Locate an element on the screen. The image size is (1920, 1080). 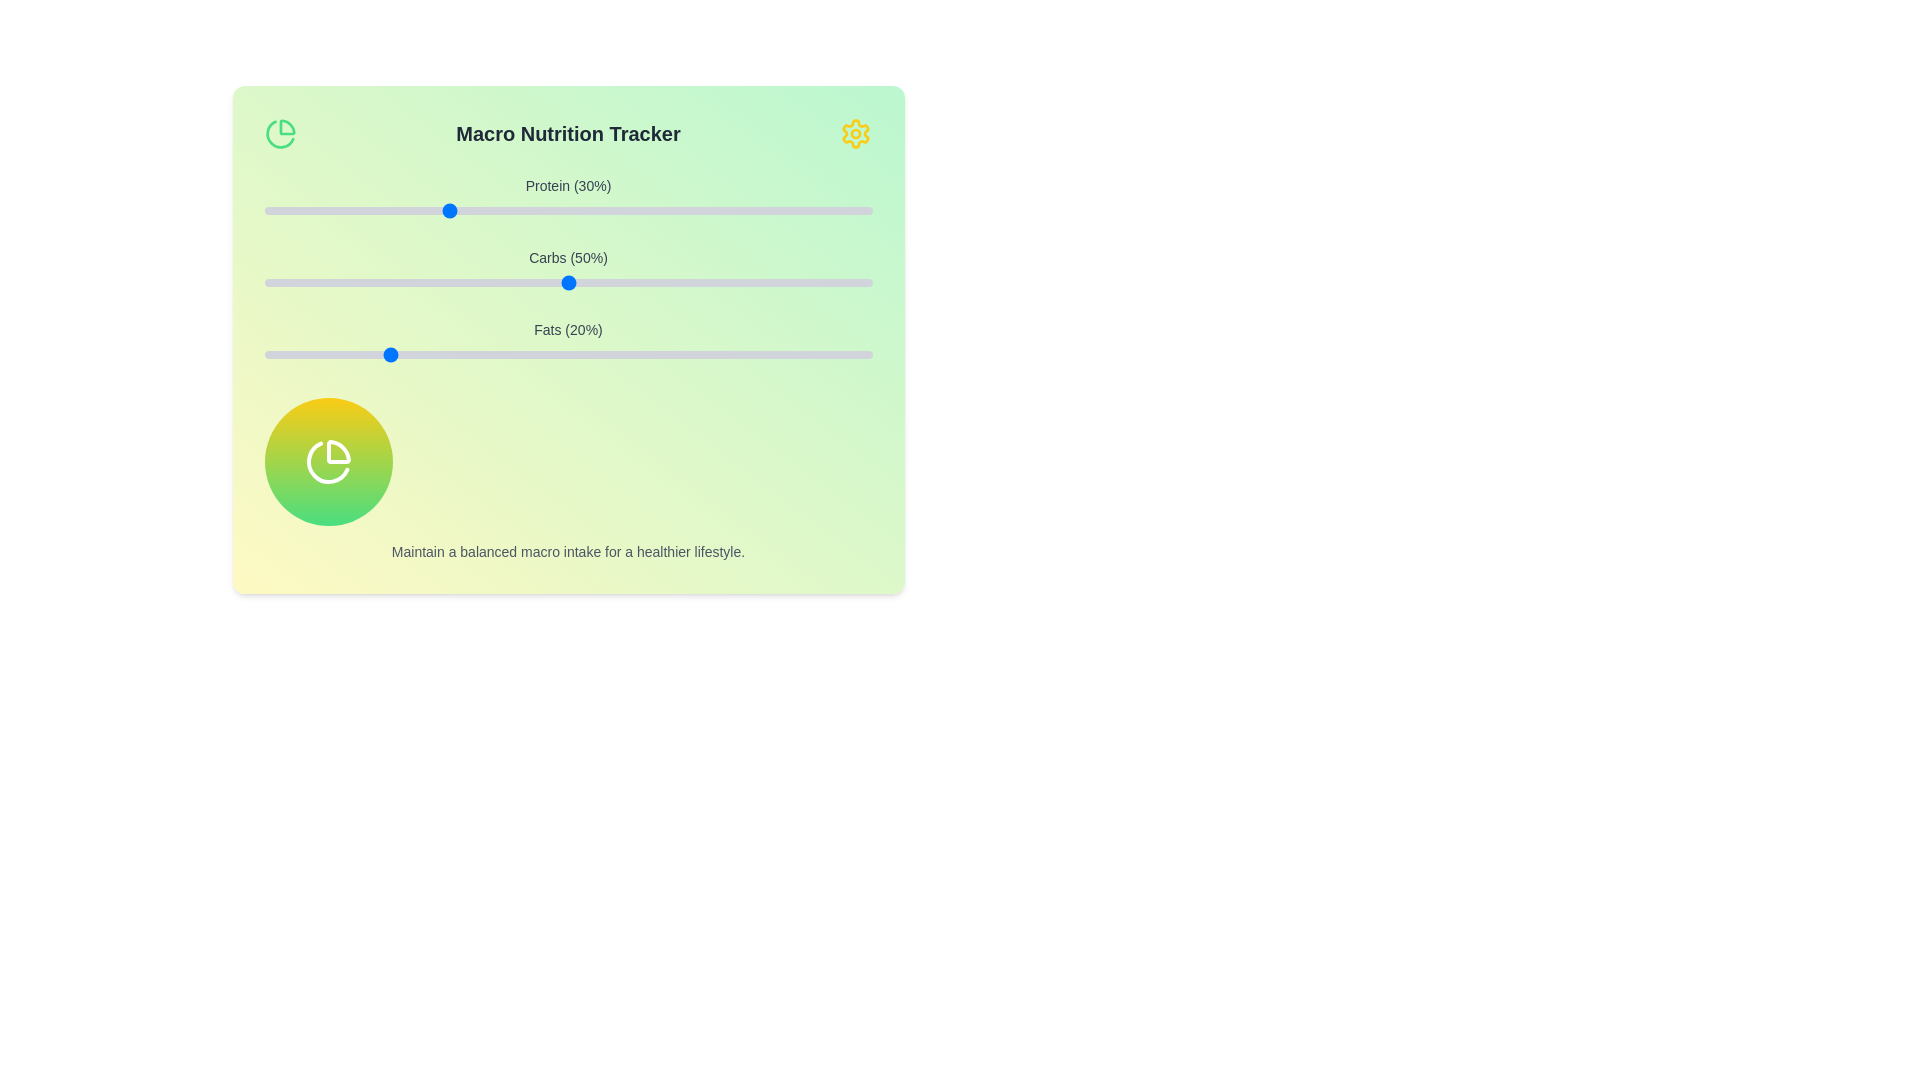
the pie chart icon in the footer is located at coordinates (328, 462).